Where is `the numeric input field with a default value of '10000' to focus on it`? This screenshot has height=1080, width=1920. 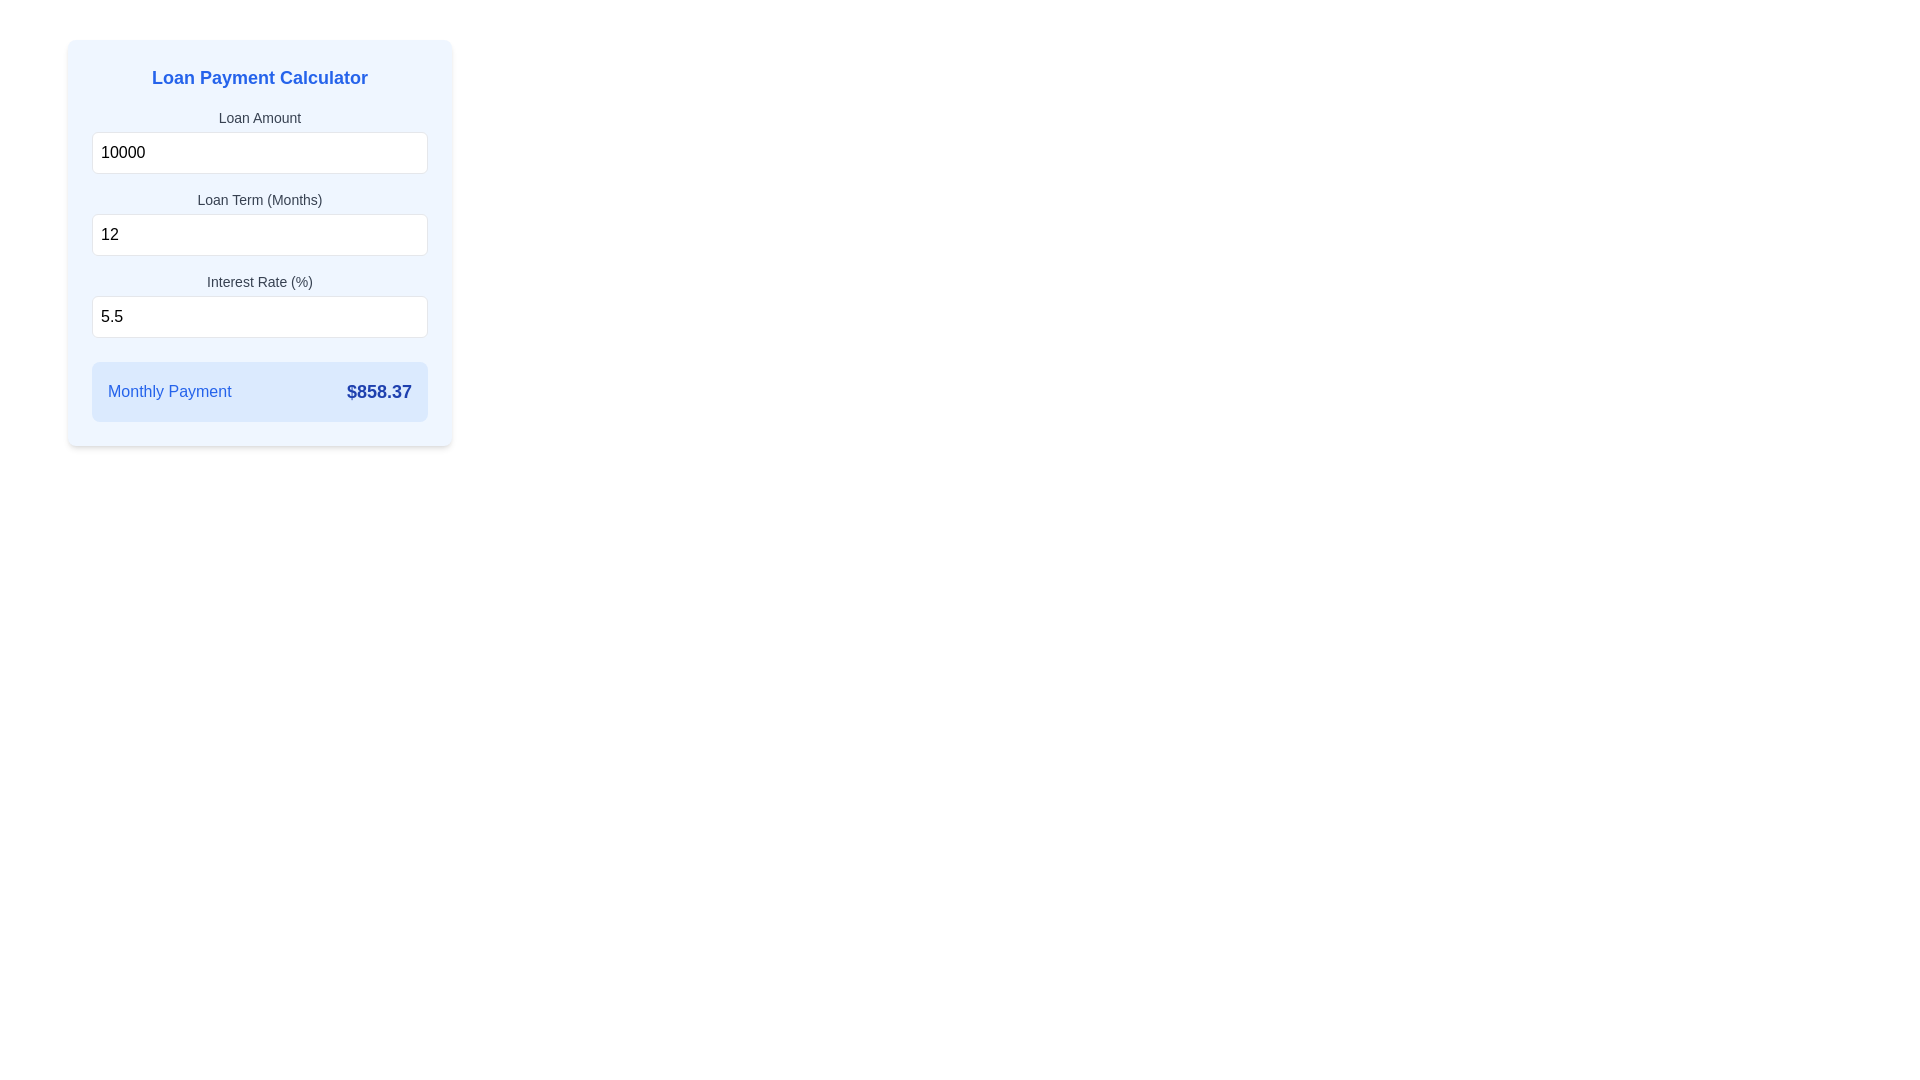 the numeric input field with a default value of '10000' to focus on it is located at coordinates (258, 152).